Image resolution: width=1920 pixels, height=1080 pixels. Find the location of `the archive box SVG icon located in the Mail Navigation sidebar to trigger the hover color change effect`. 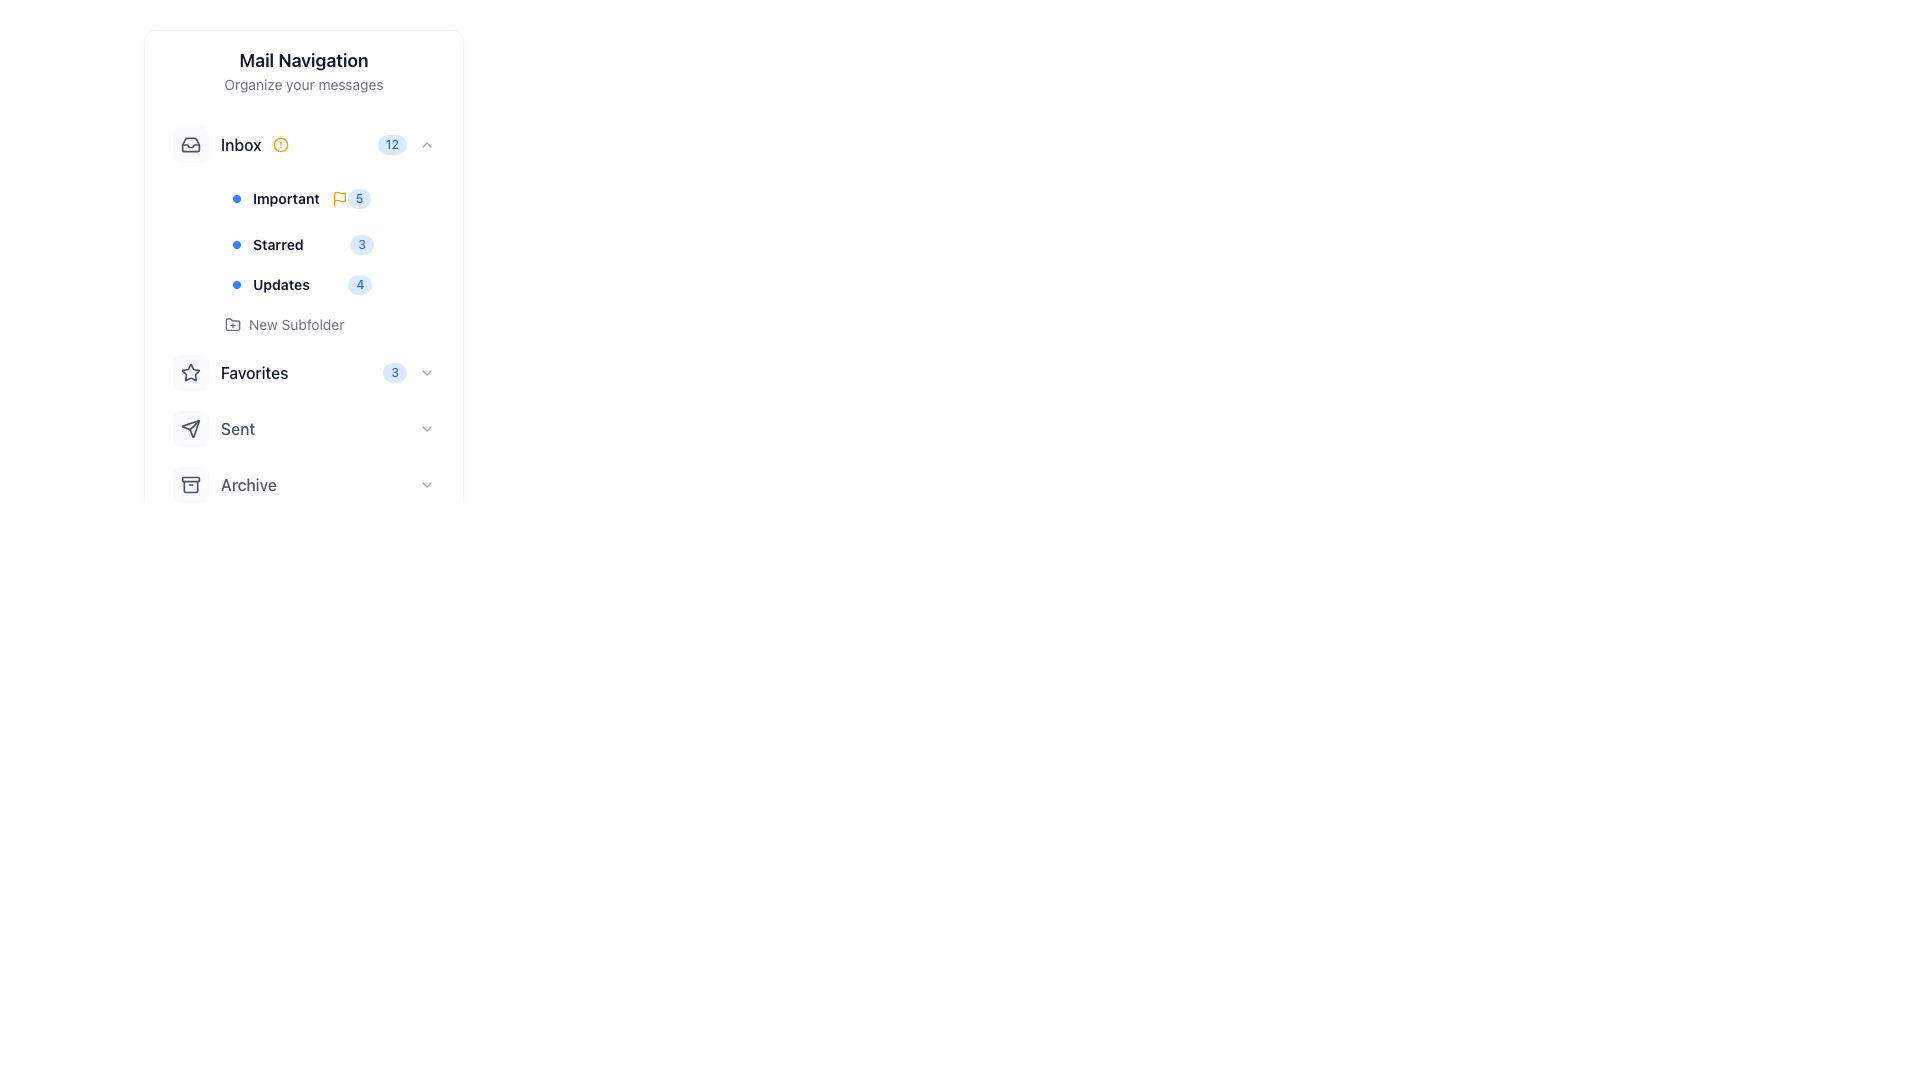

the archive box SVG icon located in the Mail Navigation sidebar to trigger the hover color change effect is located at coordinates (191, 485).